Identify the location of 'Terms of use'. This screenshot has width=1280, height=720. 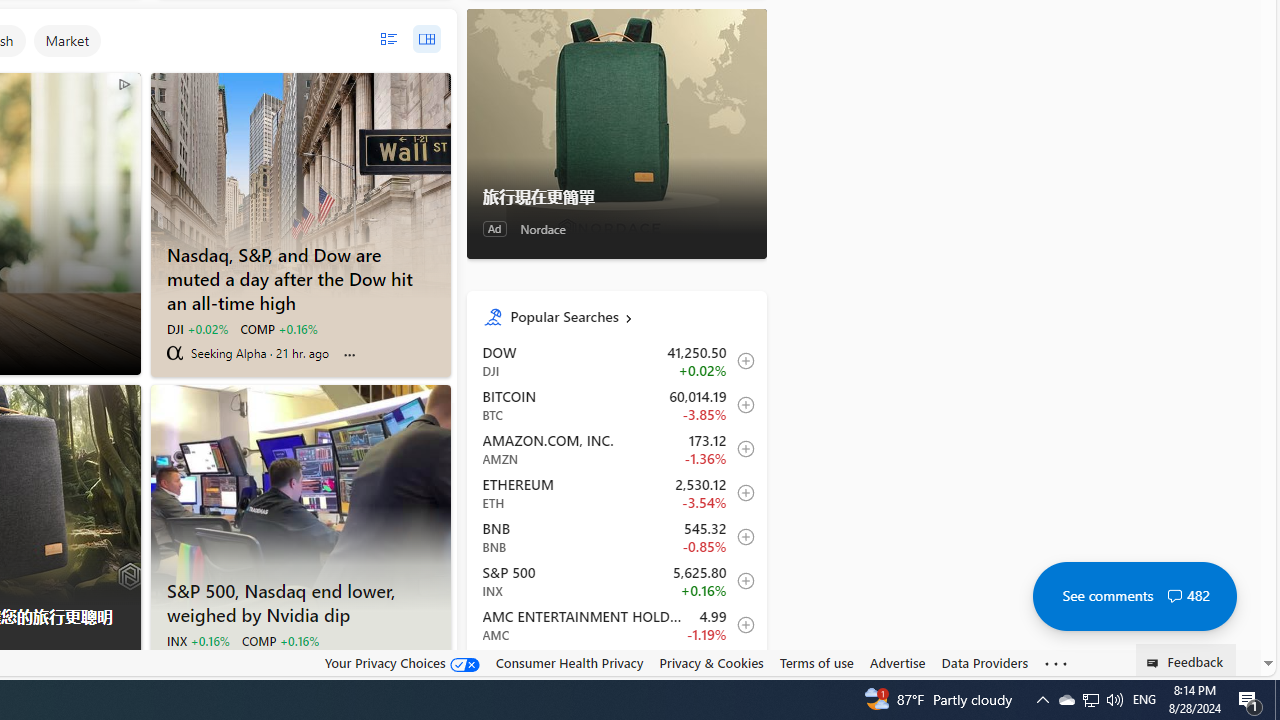
(816, 662).